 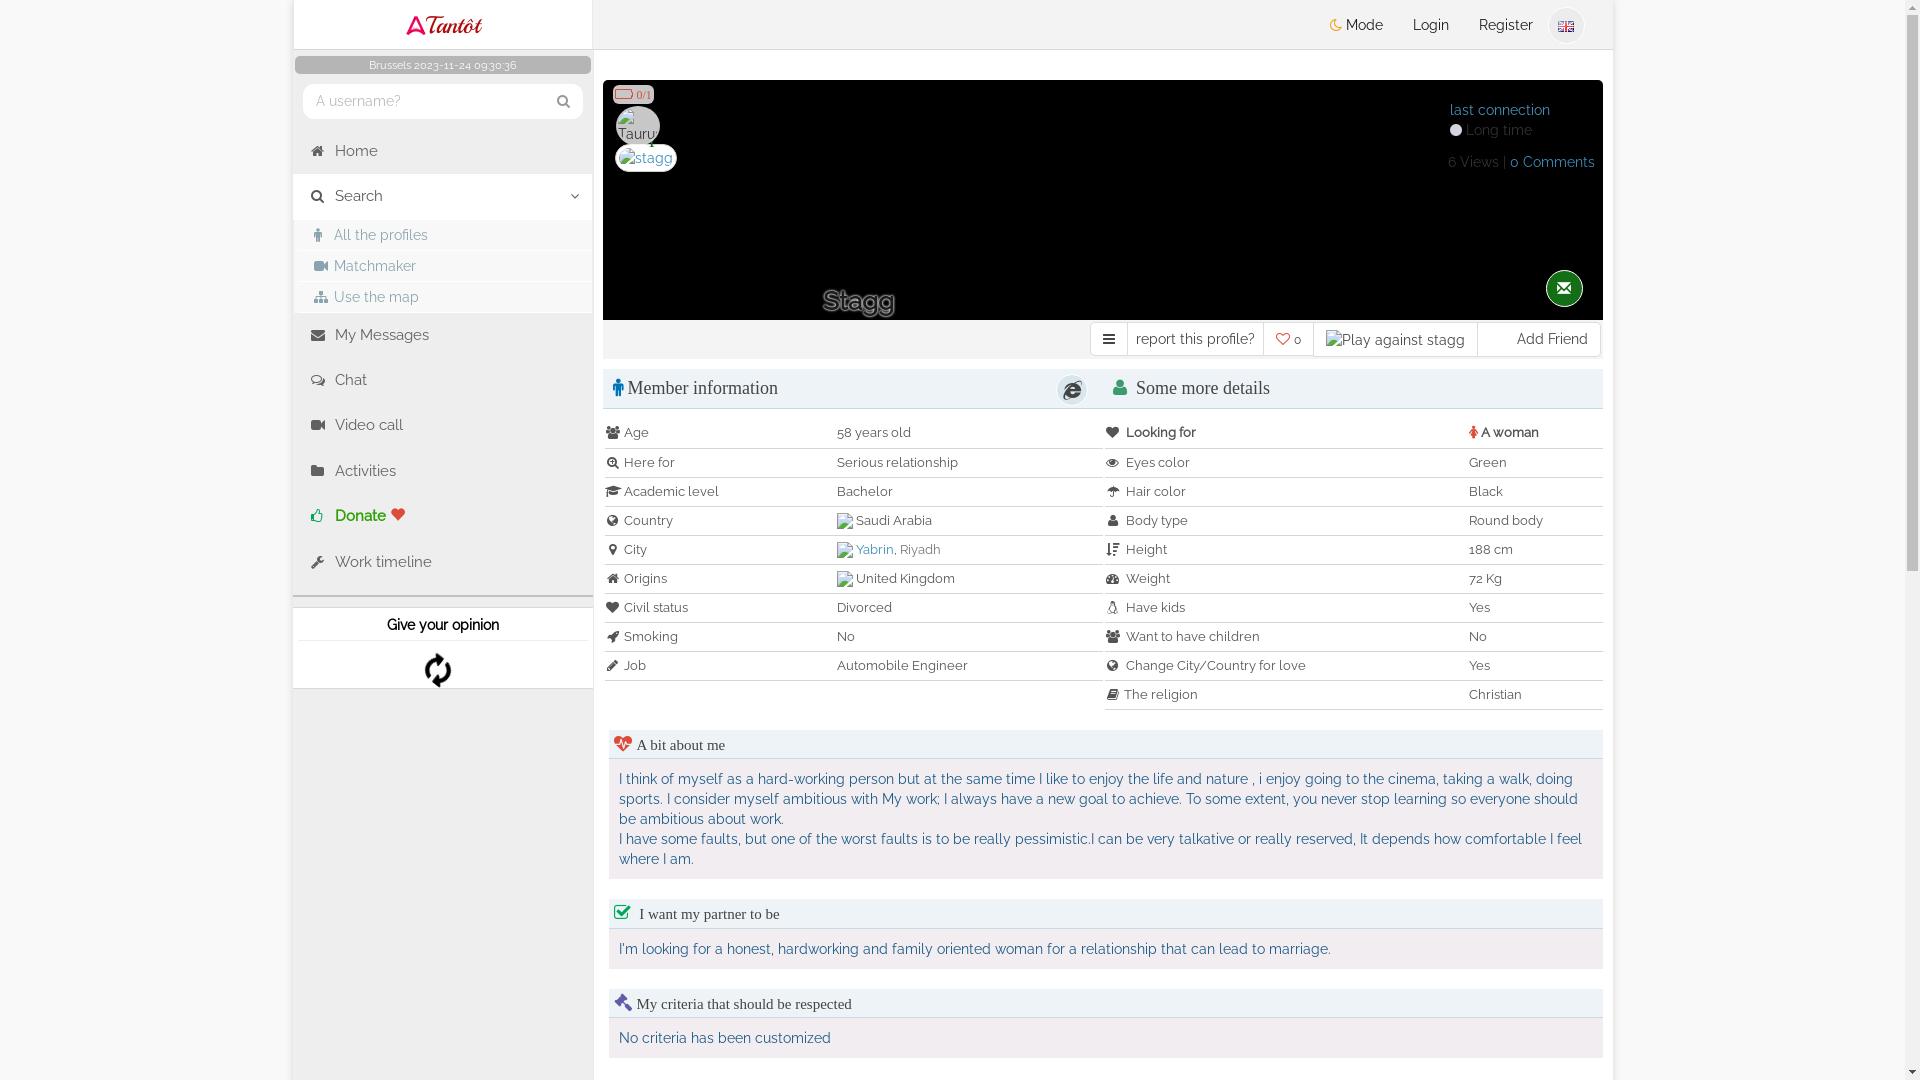 I want to click on 'Work timeline', so click(x=440, y=562).